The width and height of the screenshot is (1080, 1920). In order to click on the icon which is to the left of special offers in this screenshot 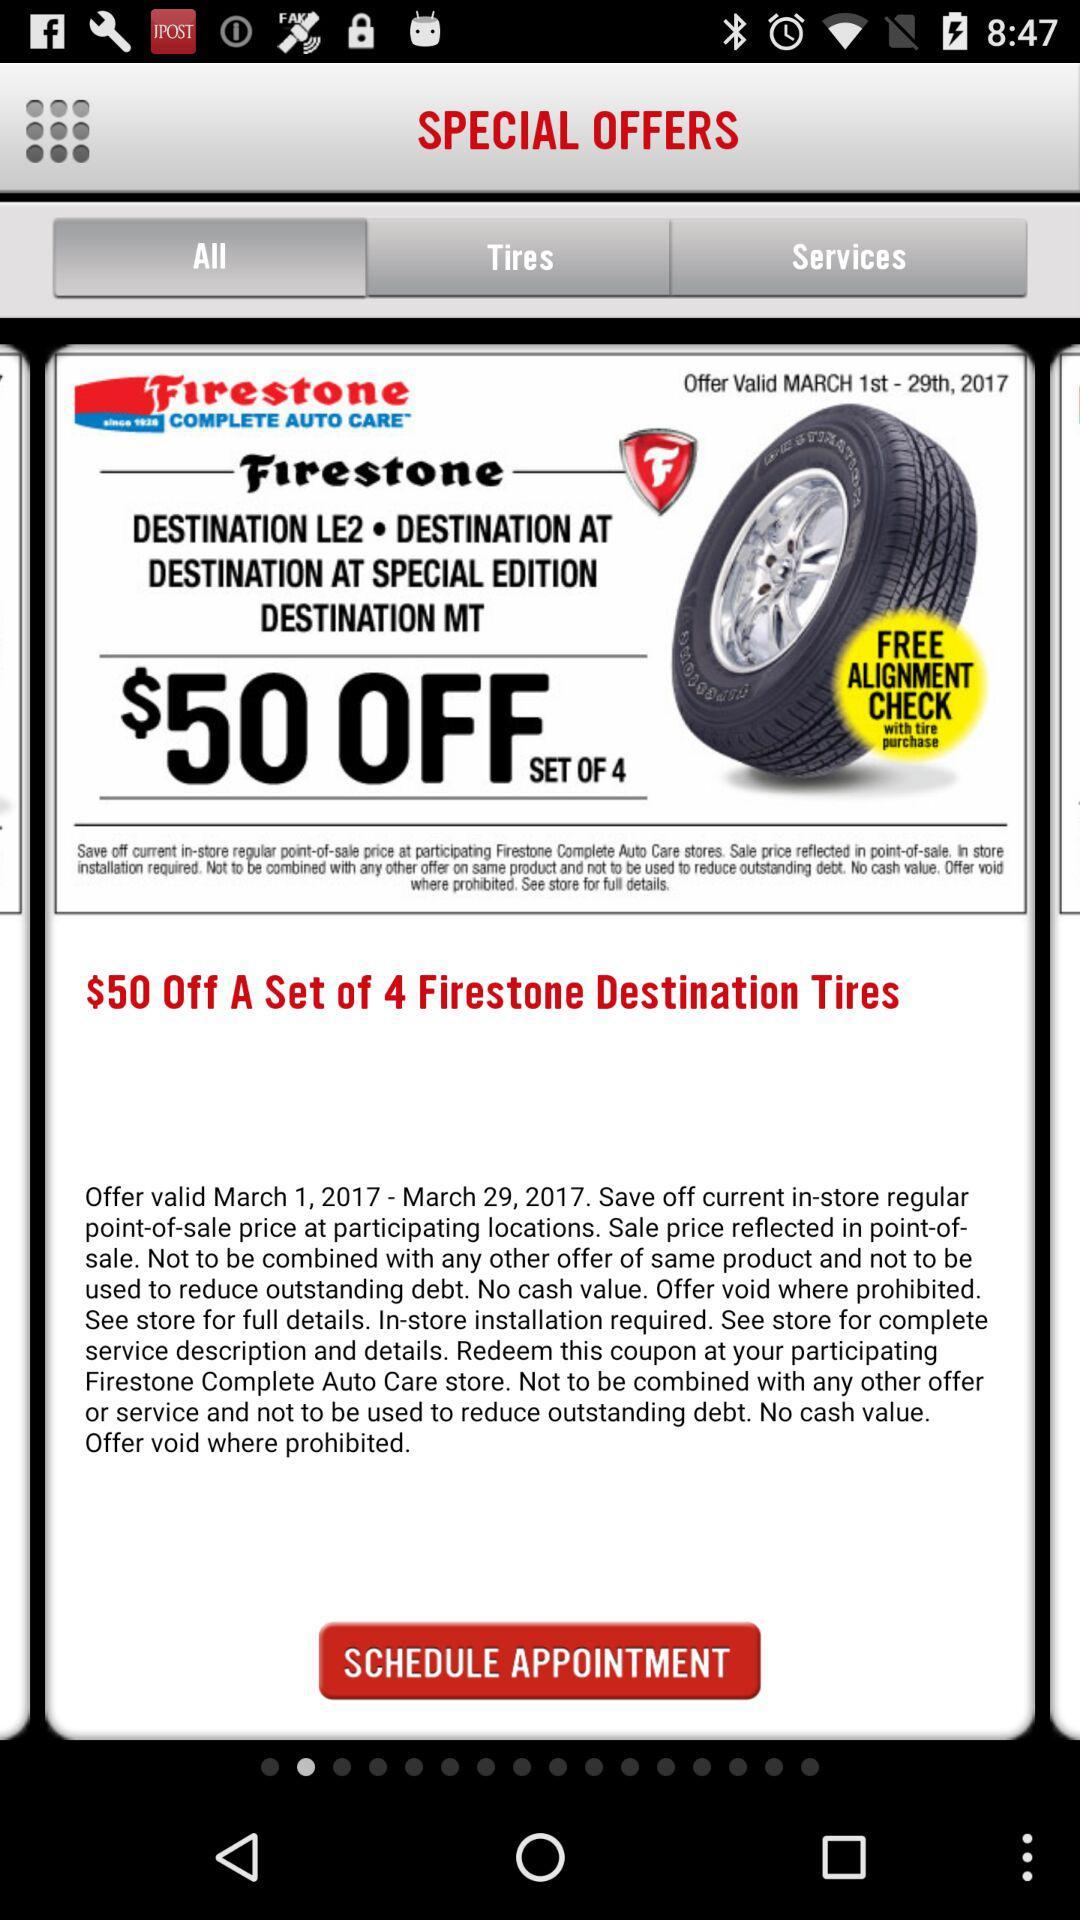, I will do `click(56, 130)`.